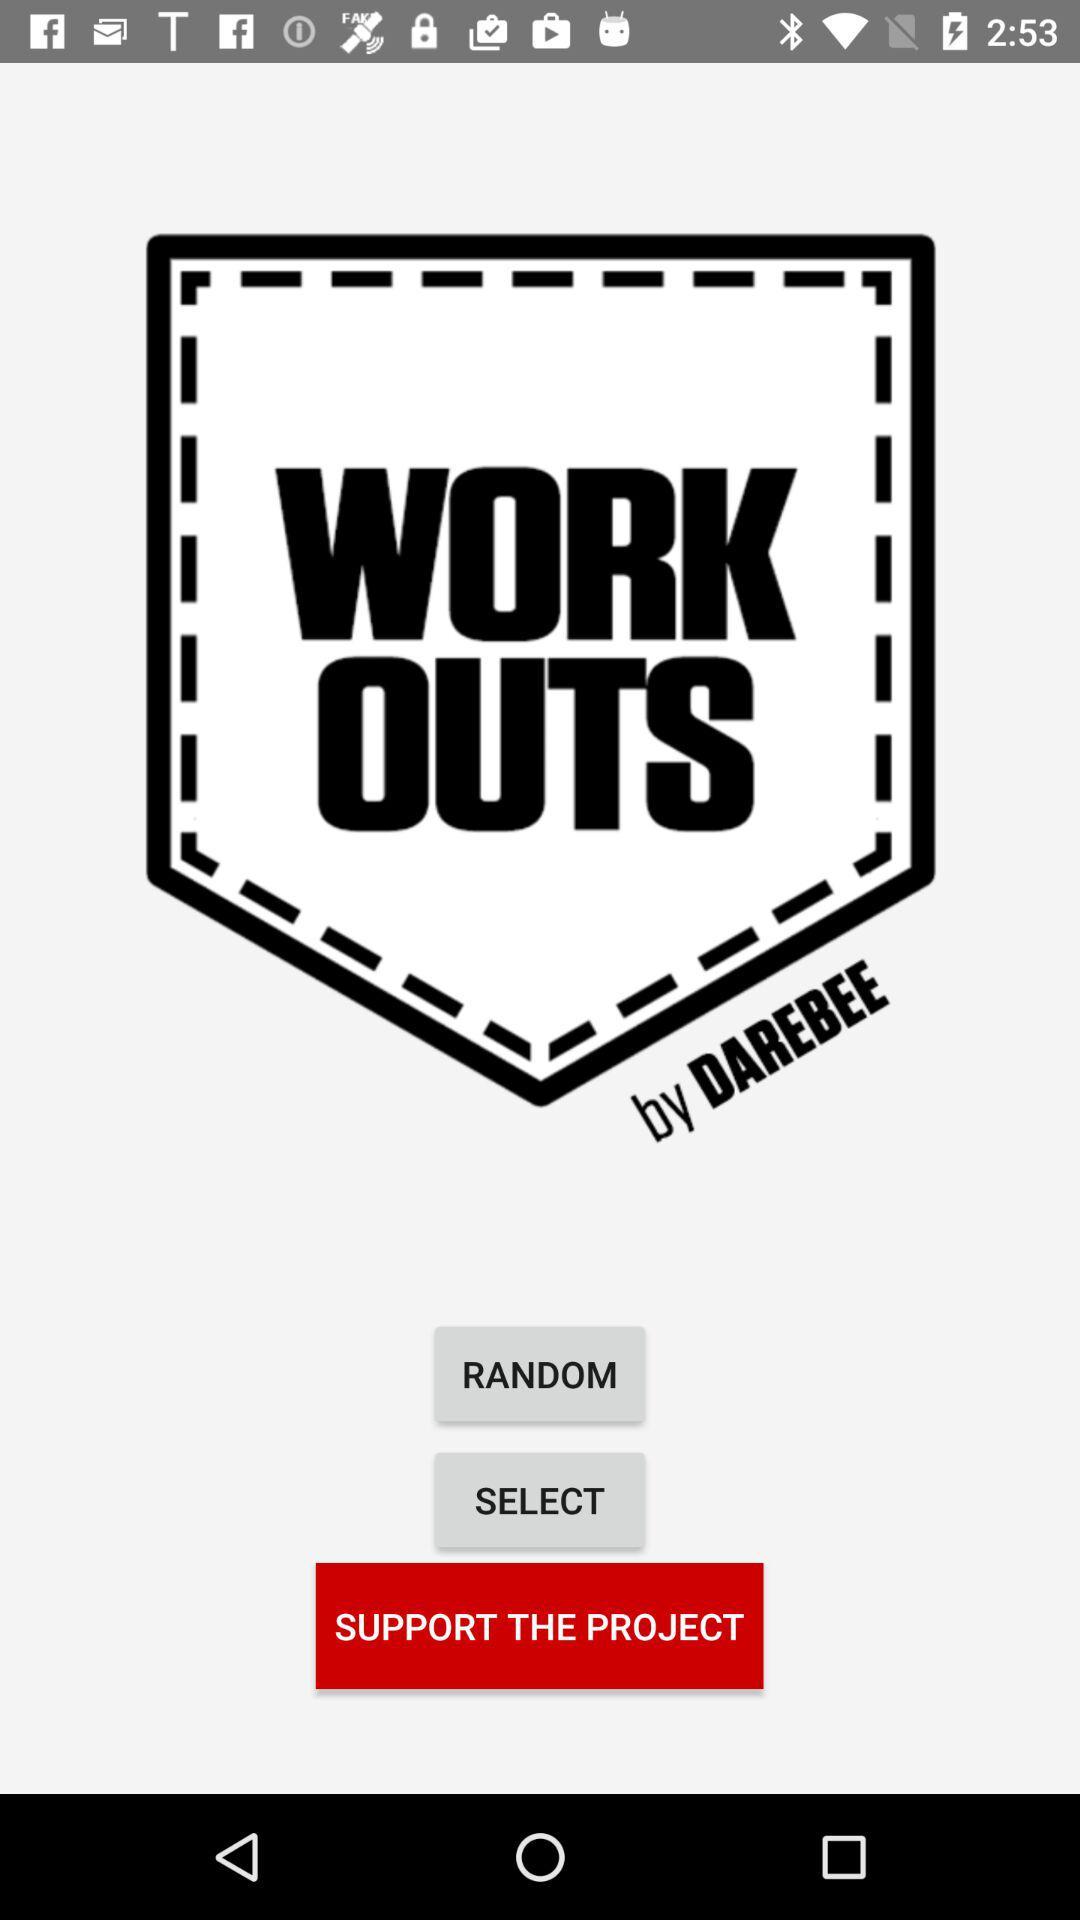 The width and height of the screenshot is (1080, 1920). Describe the element at coordinates (538, 1626) in the screenshot. I see `the support the project` at that location.